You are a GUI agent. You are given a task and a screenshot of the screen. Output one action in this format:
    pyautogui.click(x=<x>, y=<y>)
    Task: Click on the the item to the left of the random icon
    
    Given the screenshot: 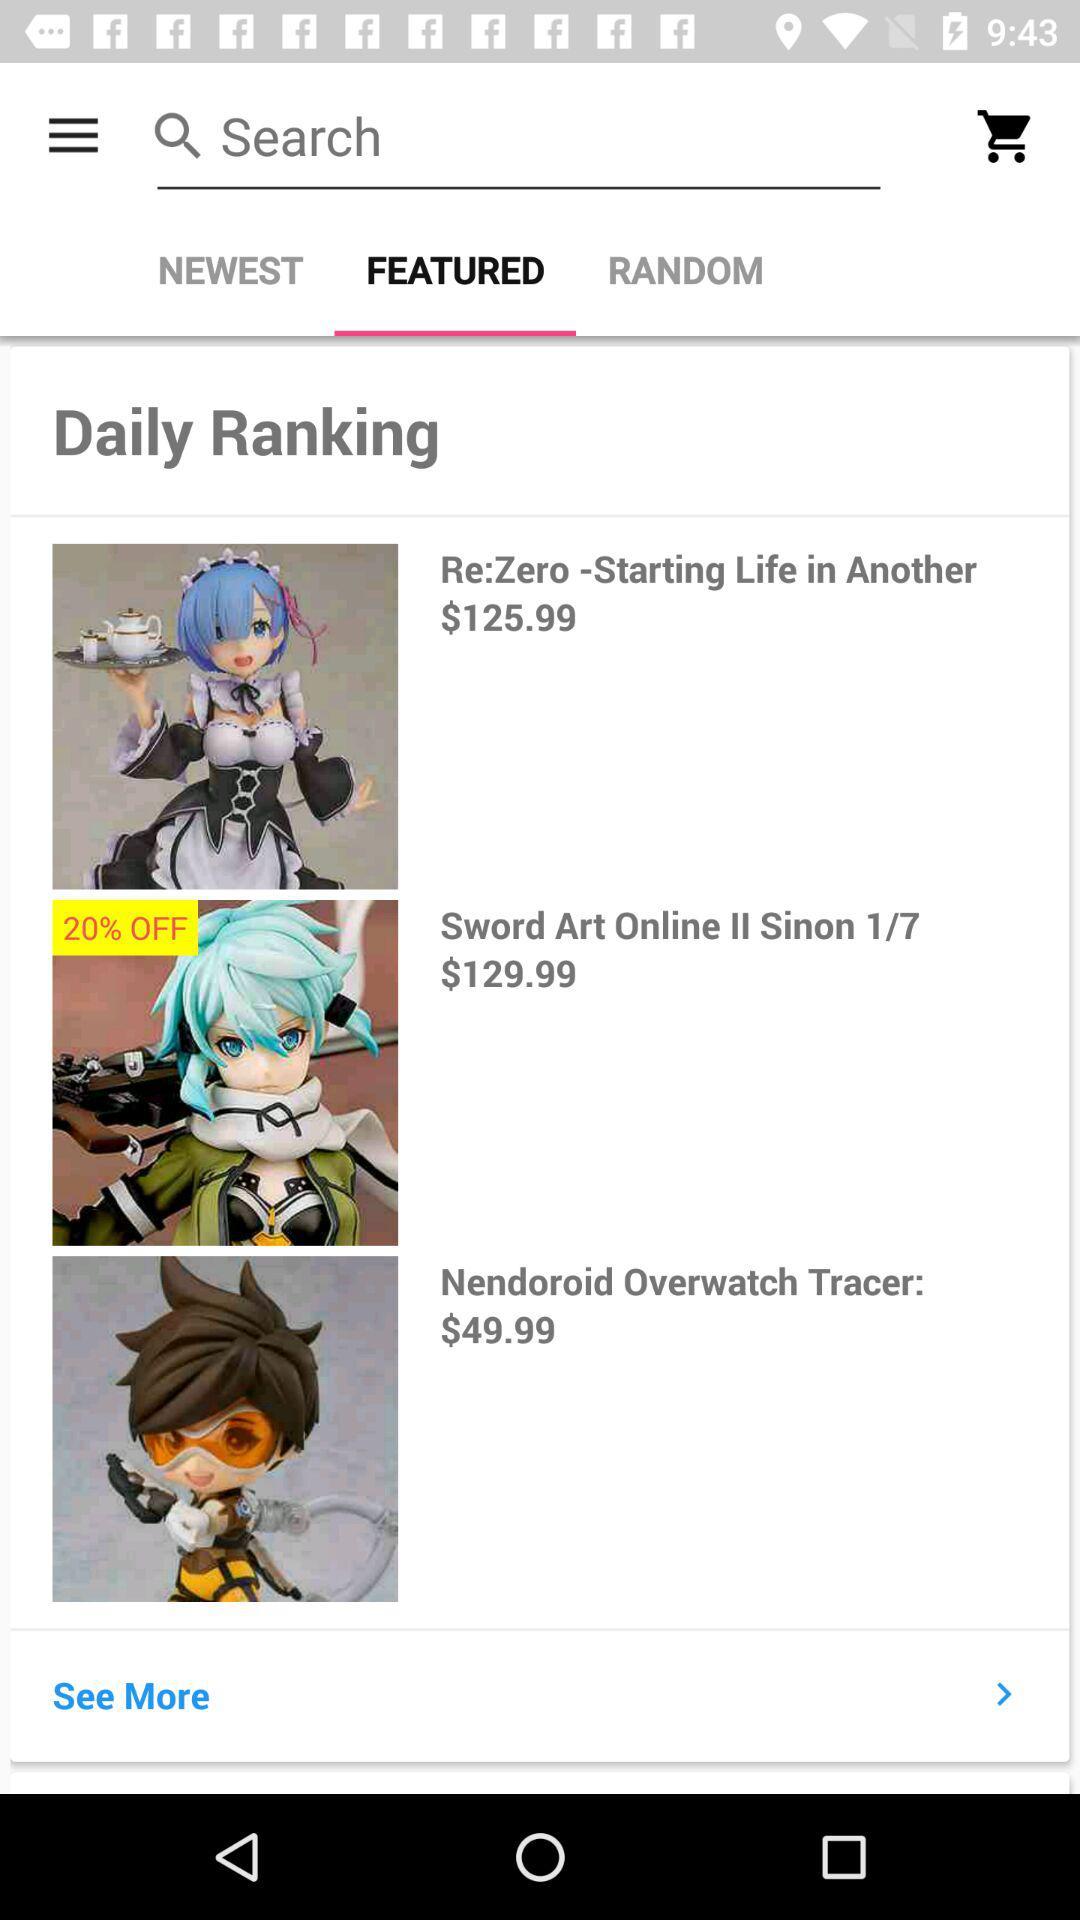 What is the action you would take?
    pyautogui.click(x=455, y=269)
    